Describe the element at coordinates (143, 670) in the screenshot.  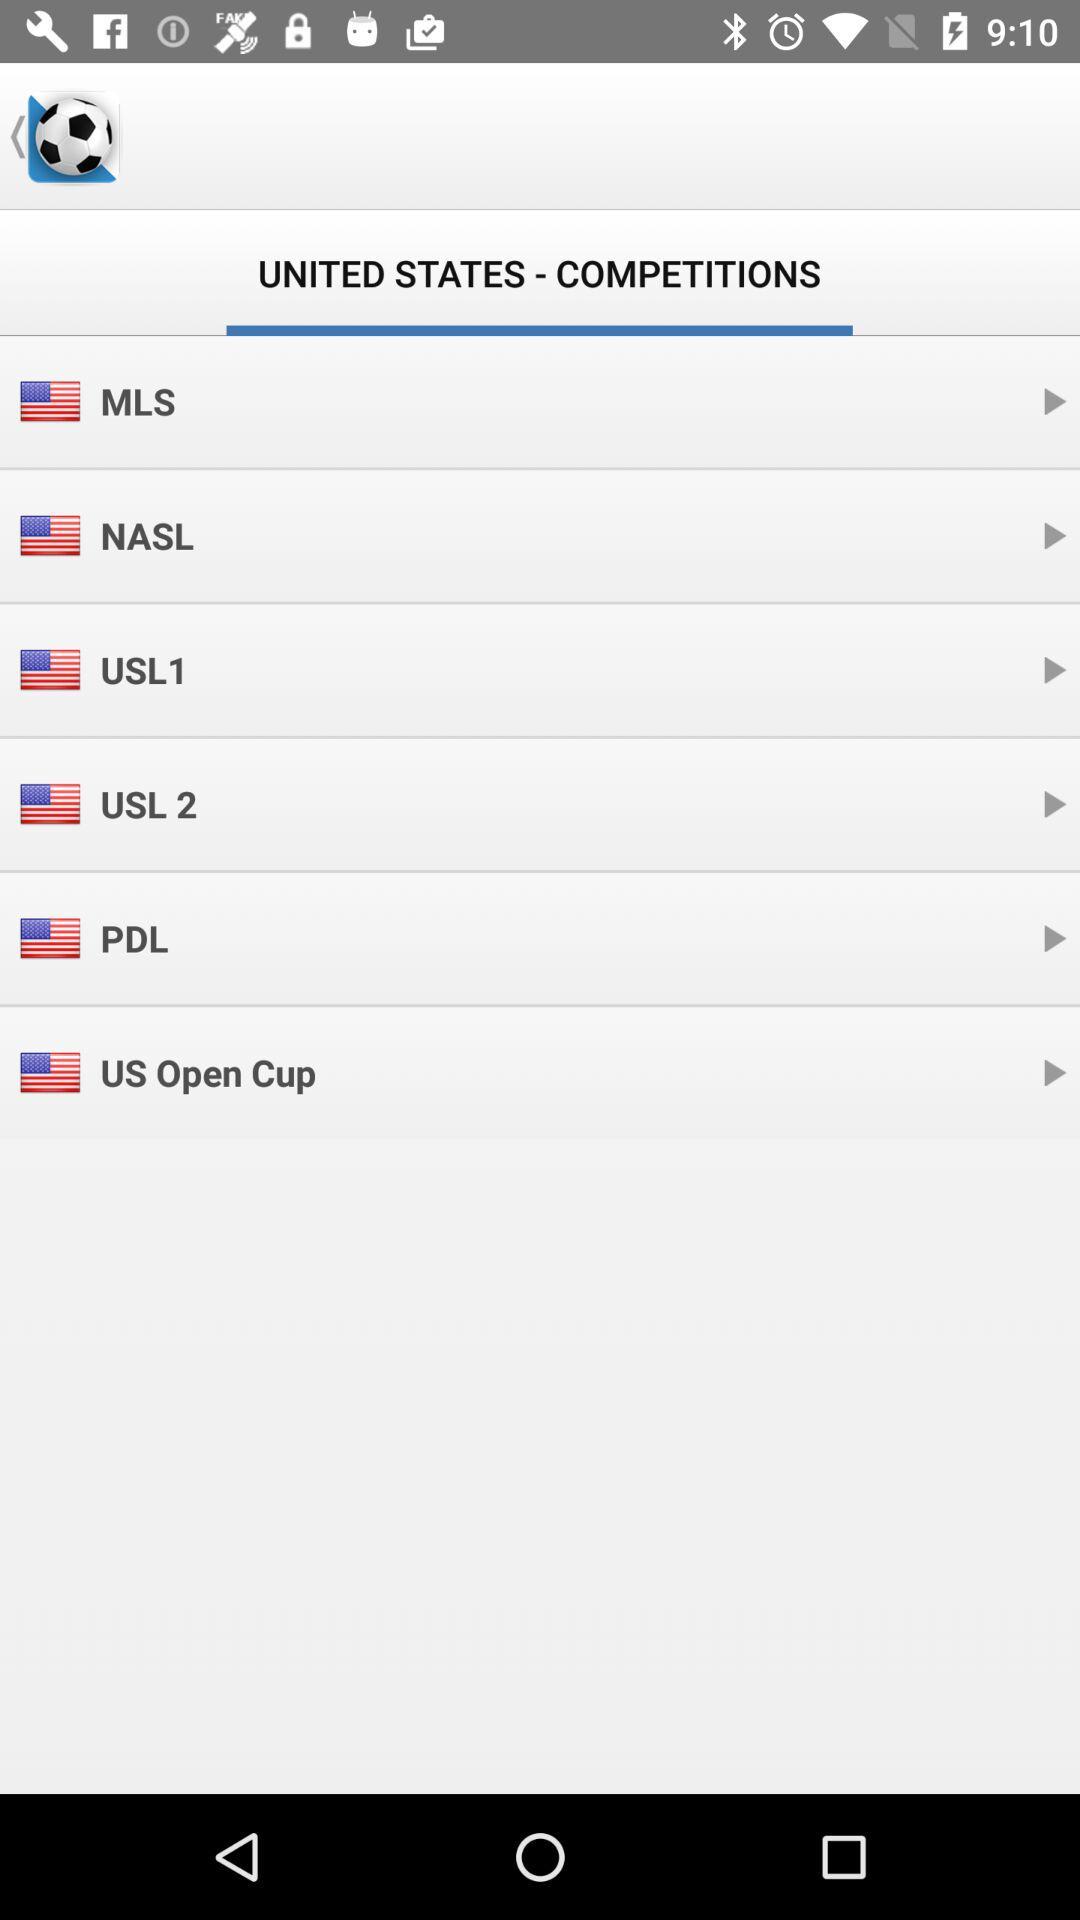
I see `icon below nasl icon` at that location.